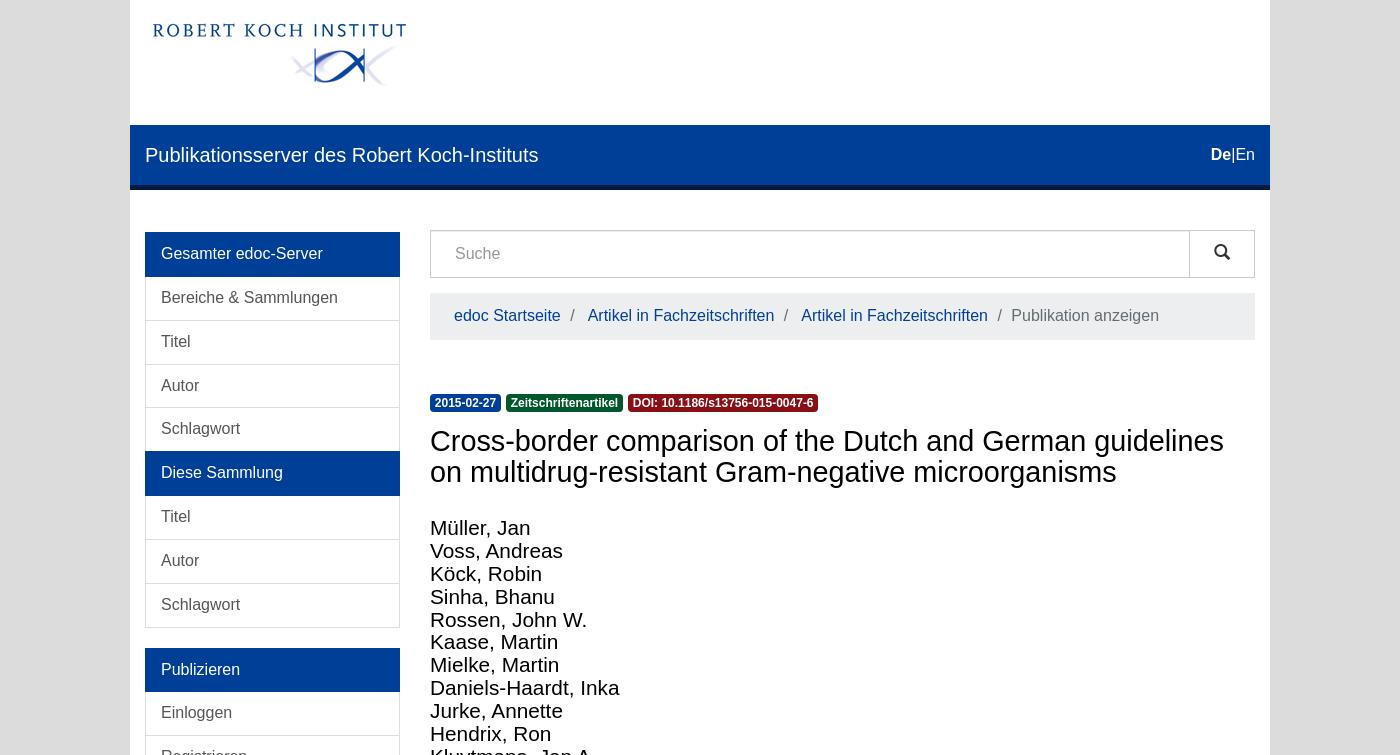 This screenshot has height=755, width=1400. Describe the element at coordinates (722, 401) in the screenshot. I see `'DOI:
                                10.1186/s13756-015-0047-6'` at that location.